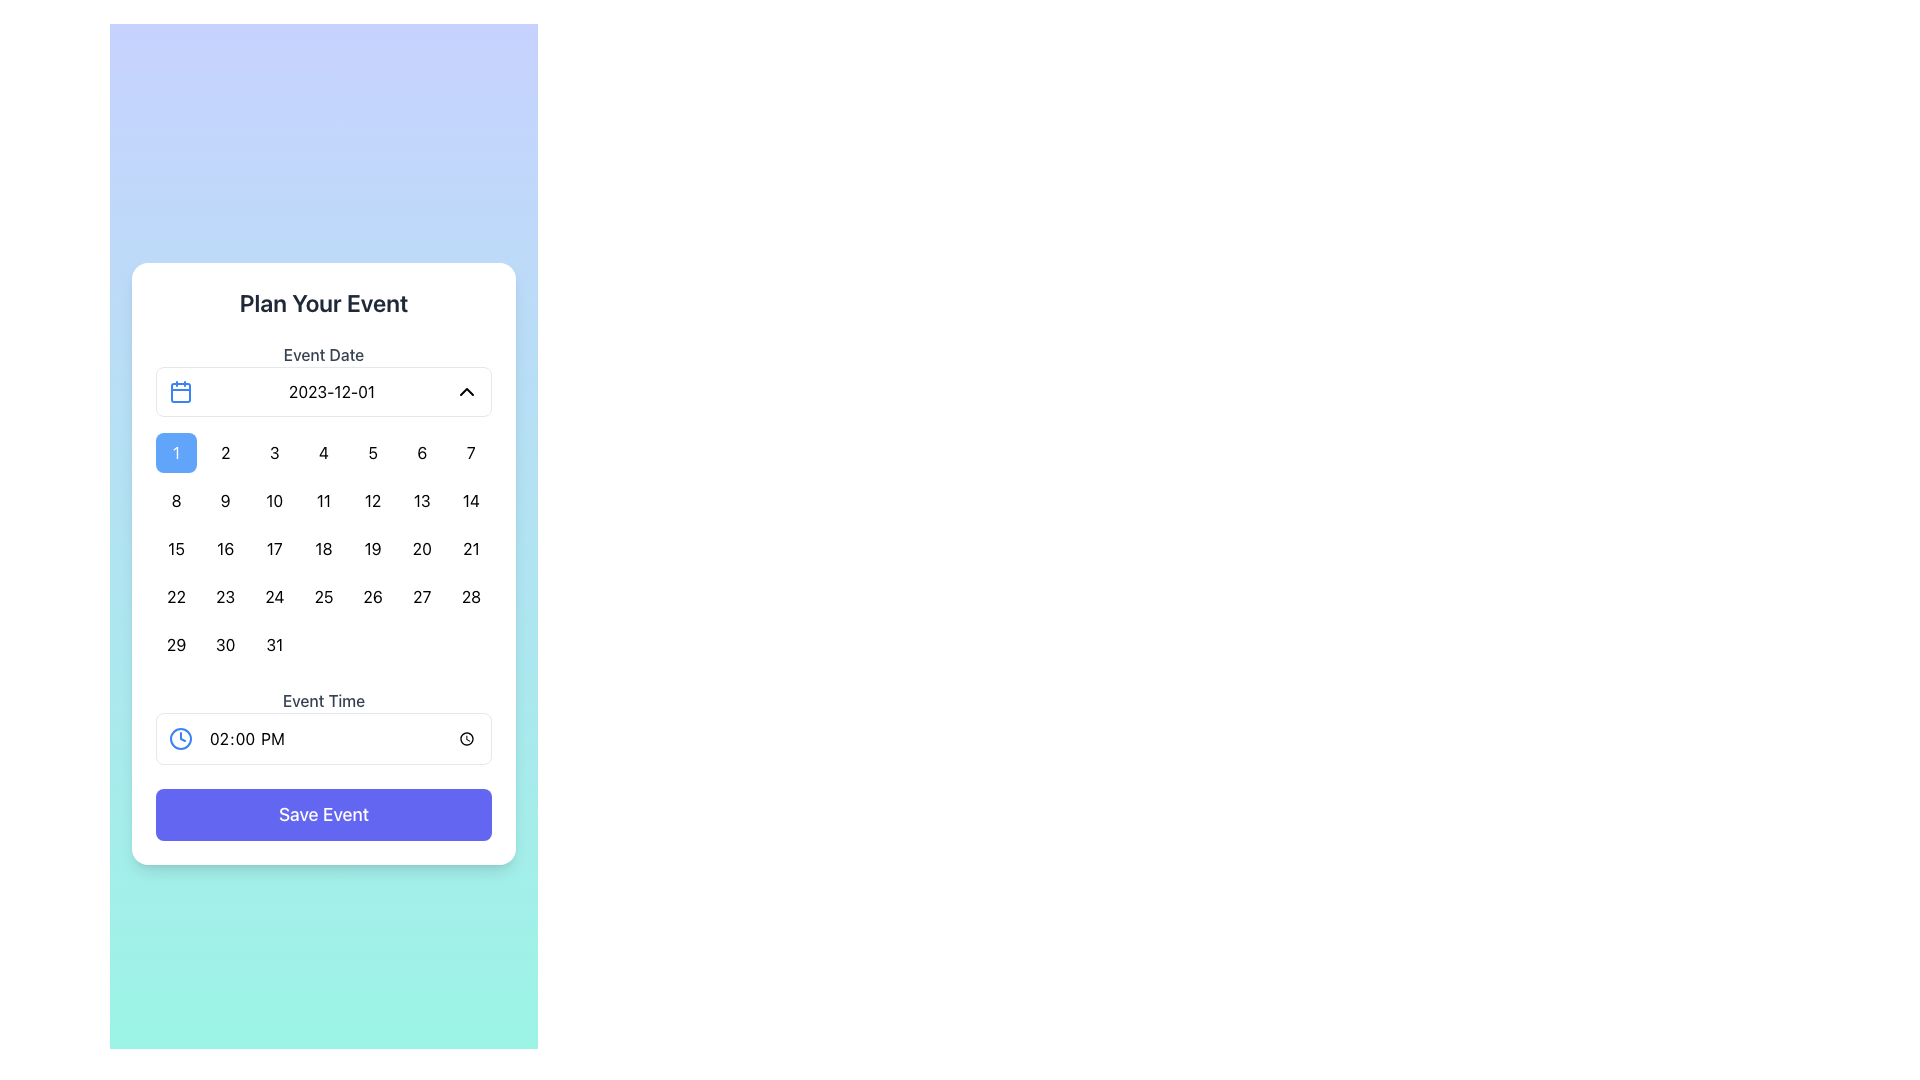 The height and width of the screenshot is (1080, 1920). I want to click on the rounded square button labeled '26' in the calendar section, so click(373, 596).